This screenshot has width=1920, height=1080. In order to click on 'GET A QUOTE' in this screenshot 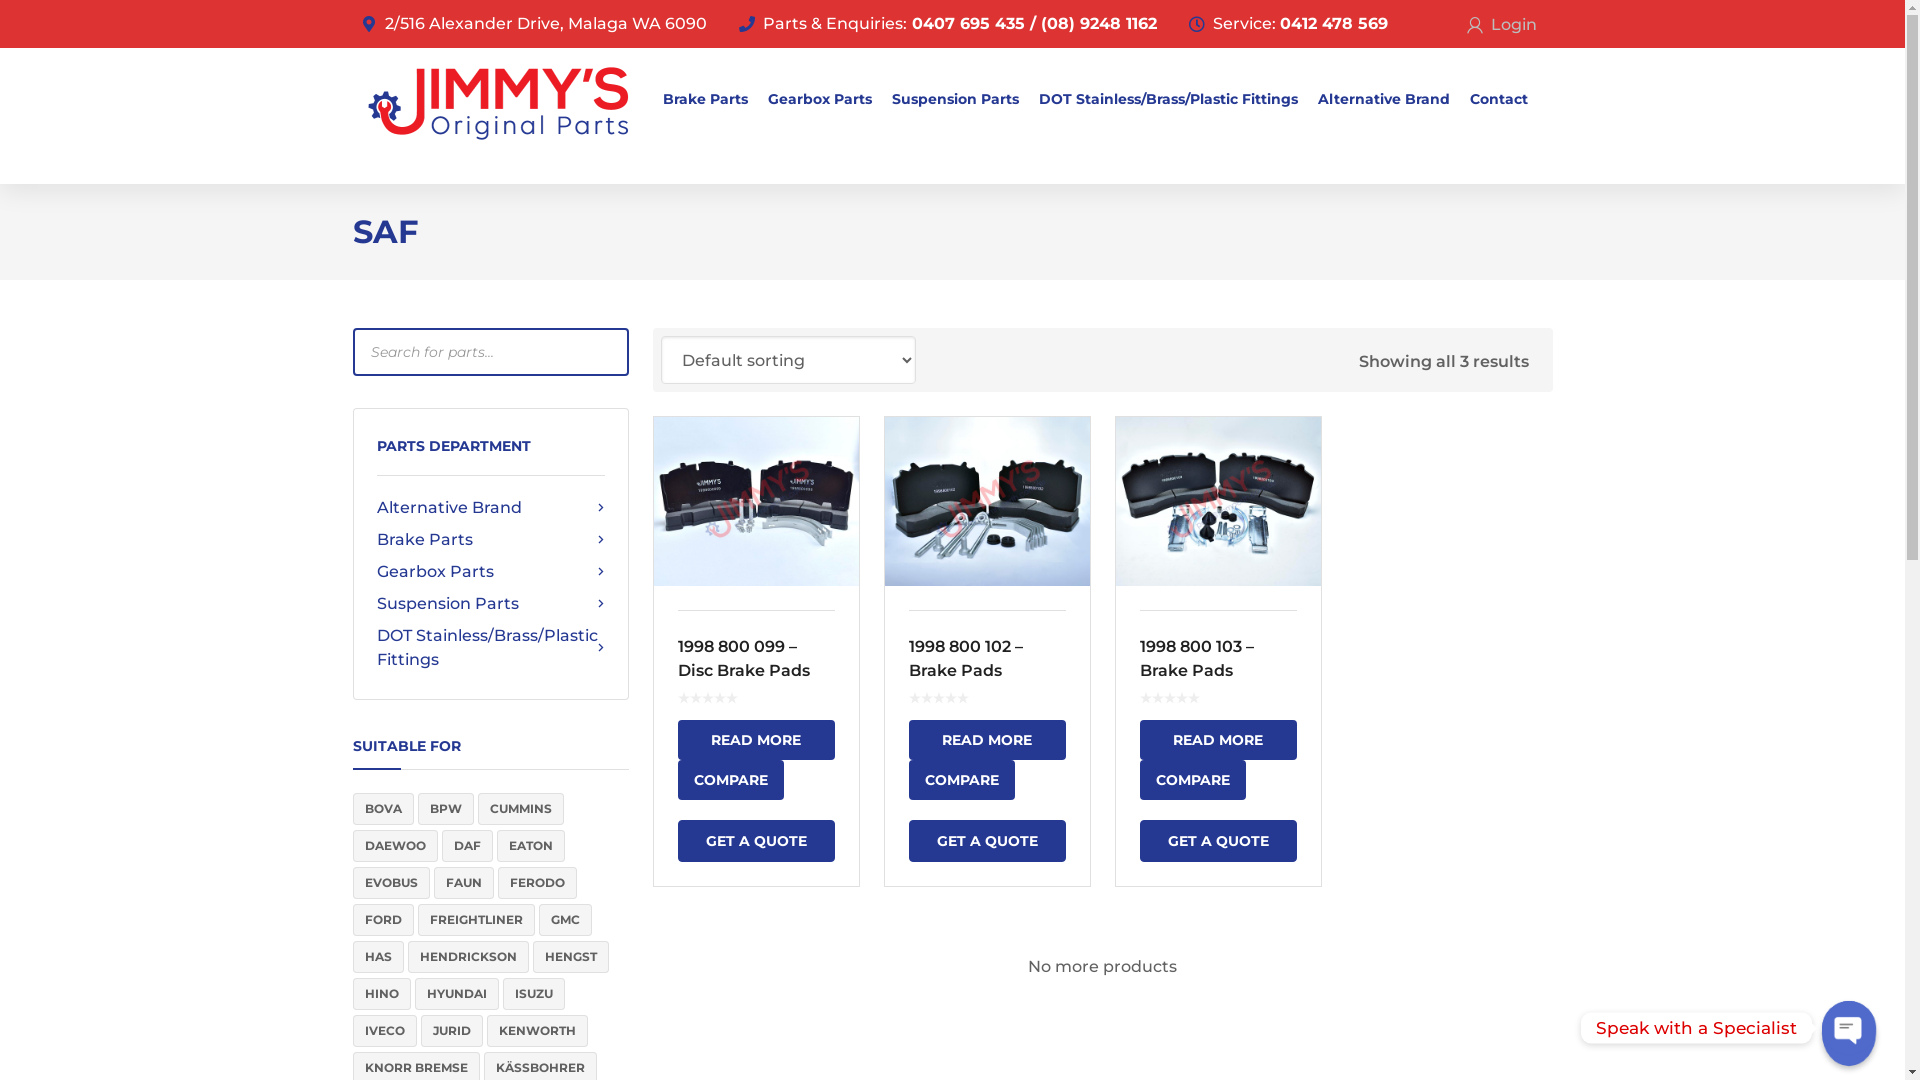, I will do `click(755, 840)`.